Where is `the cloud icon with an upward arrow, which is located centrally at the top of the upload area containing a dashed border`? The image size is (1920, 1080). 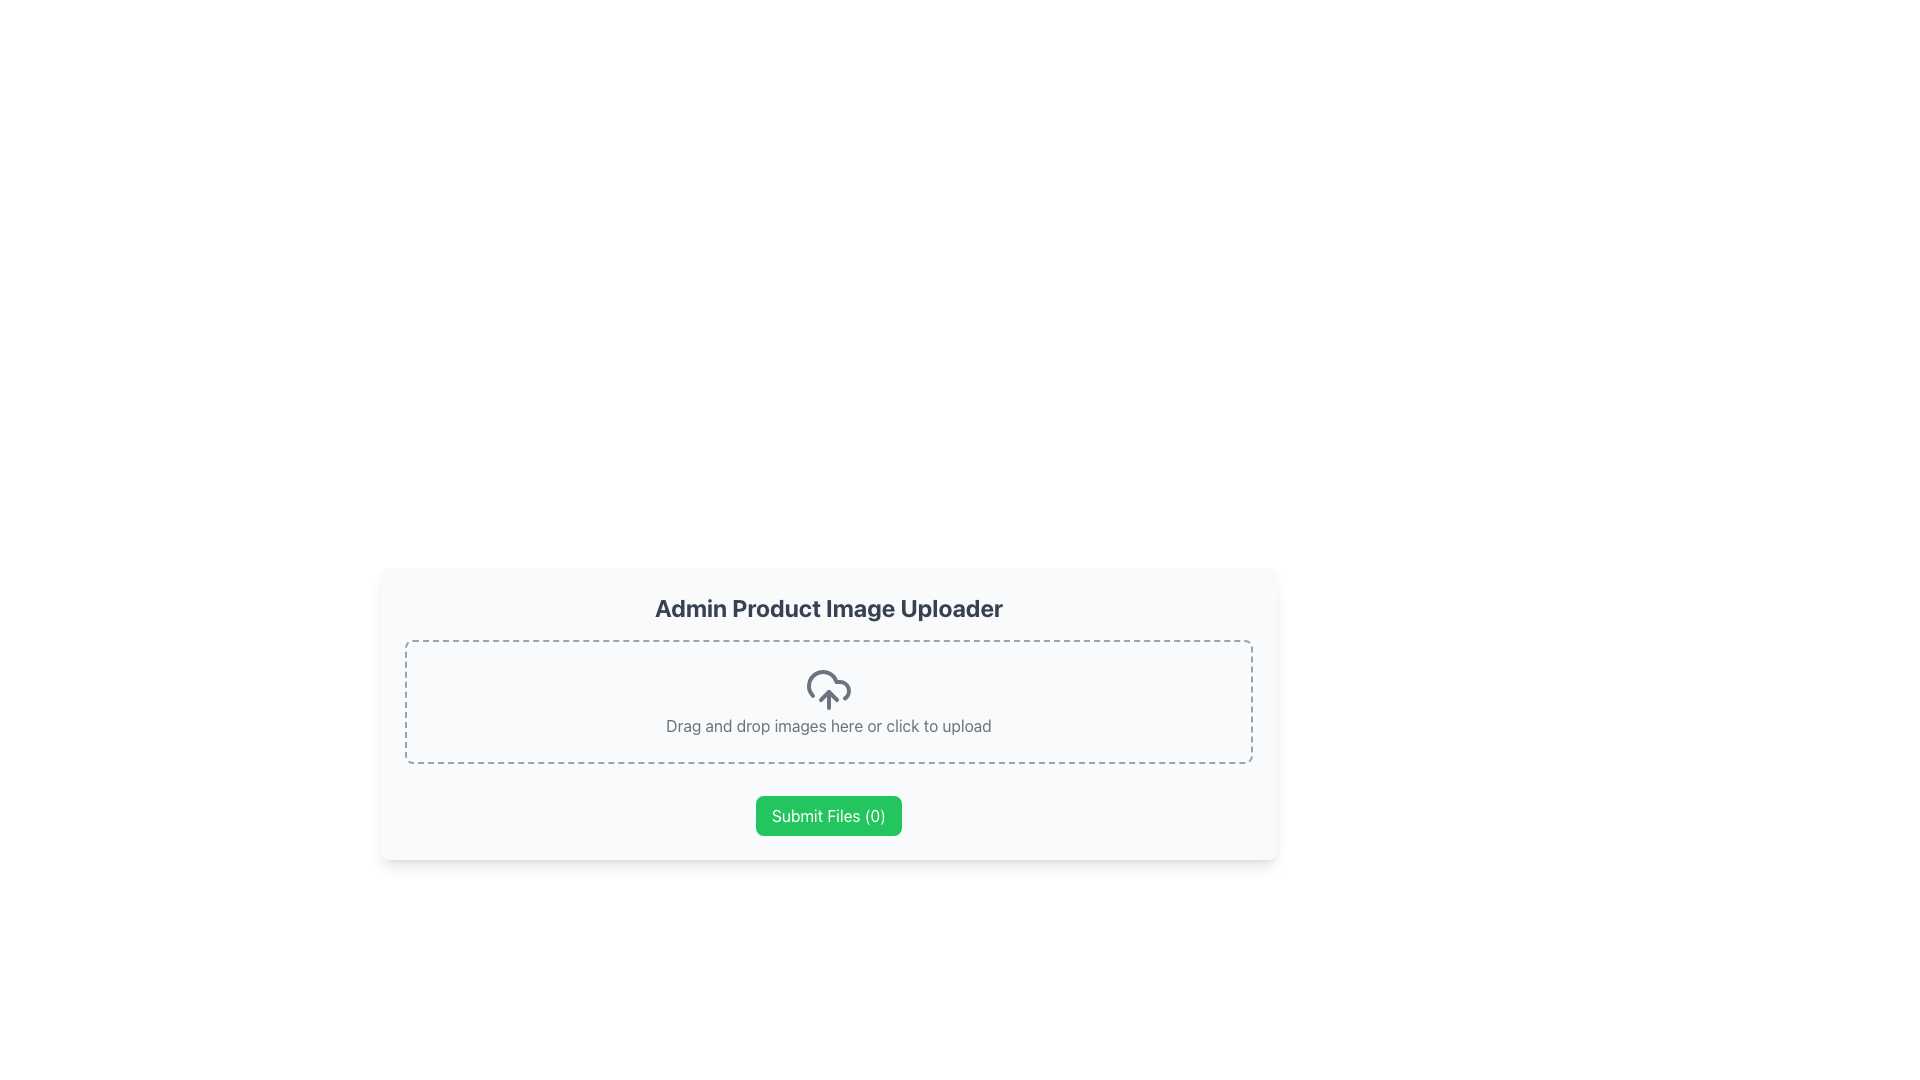 the cloud icon with an upward arrow, which is located centrally at the top of the upload area containing a dashed border is located at coordinates (829, 689).